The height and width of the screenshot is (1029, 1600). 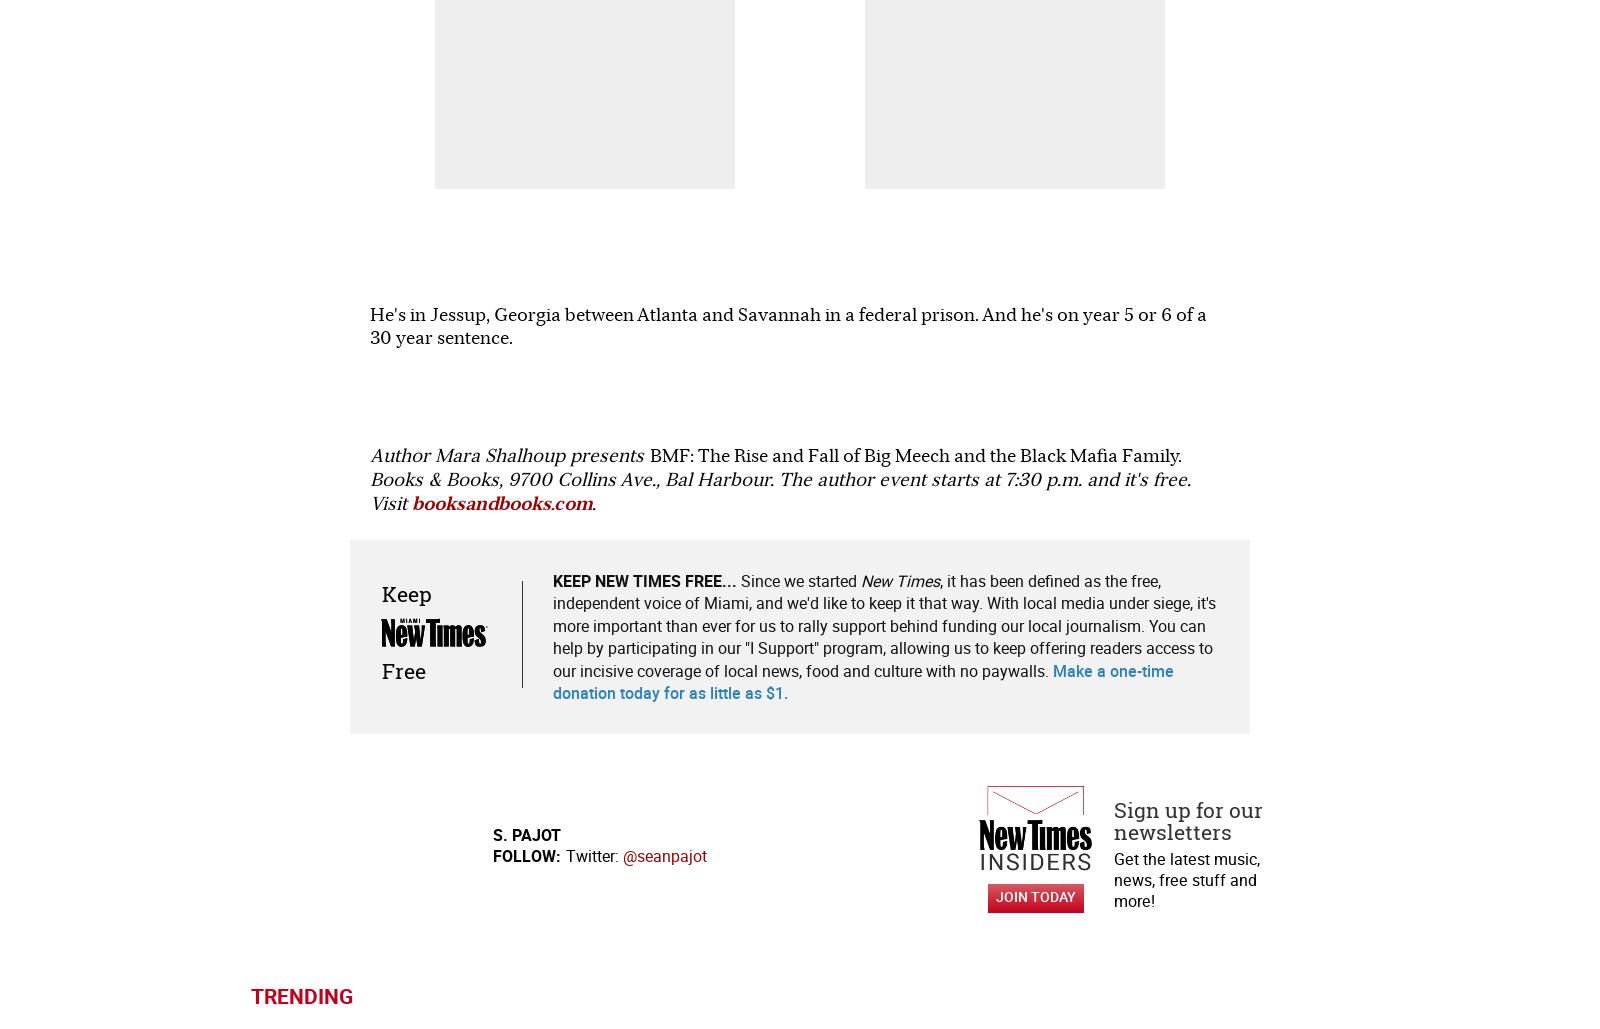 I want to click on 'The Miami New Times may earn a portion of sales from products & services purchased through links on our site from our
affiliate partners.
©2023
Miami New Times, LLC. All rights reserved.', so click(x=493, y=1003).